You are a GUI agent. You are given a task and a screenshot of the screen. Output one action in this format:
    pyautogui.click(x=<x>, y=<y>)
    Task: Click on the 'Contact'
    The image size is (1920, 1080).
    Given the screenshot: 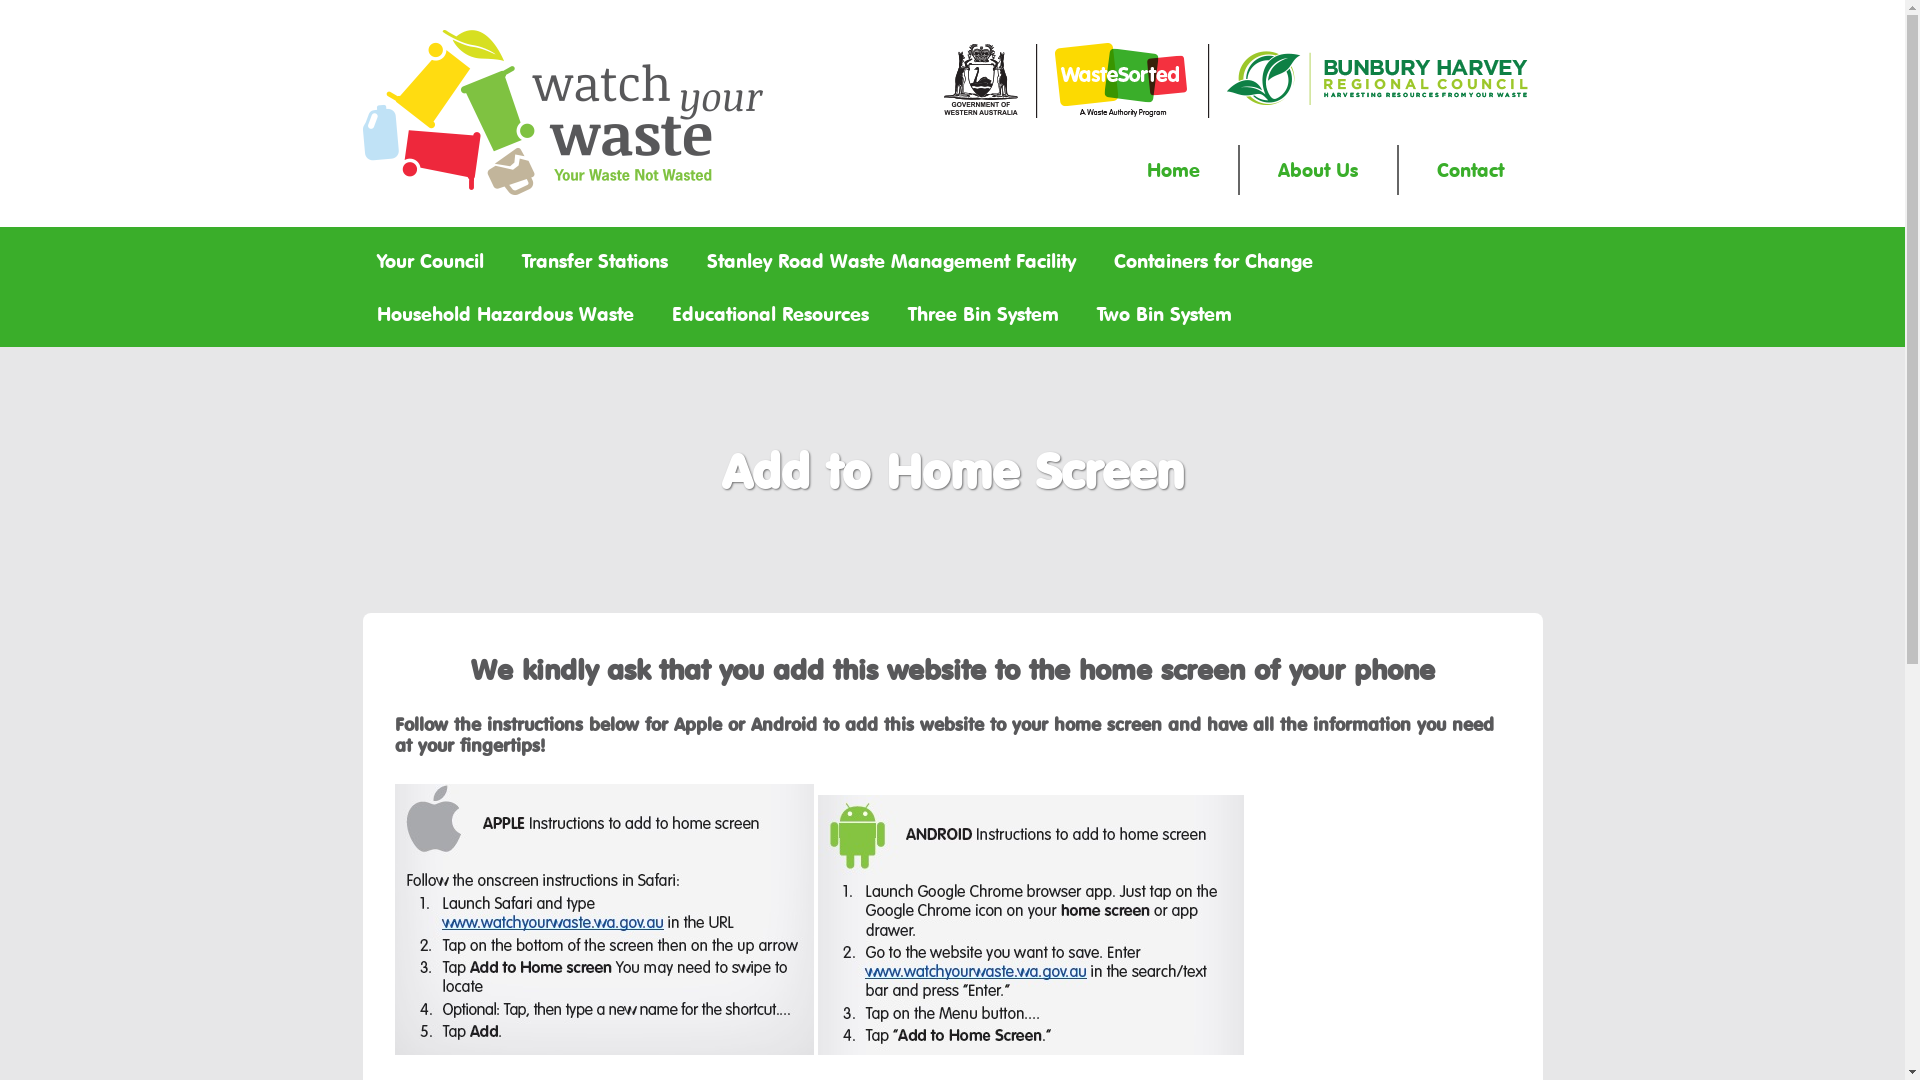 What is the action you would take?
    pyautogui.click(x=1470, y=168)
    